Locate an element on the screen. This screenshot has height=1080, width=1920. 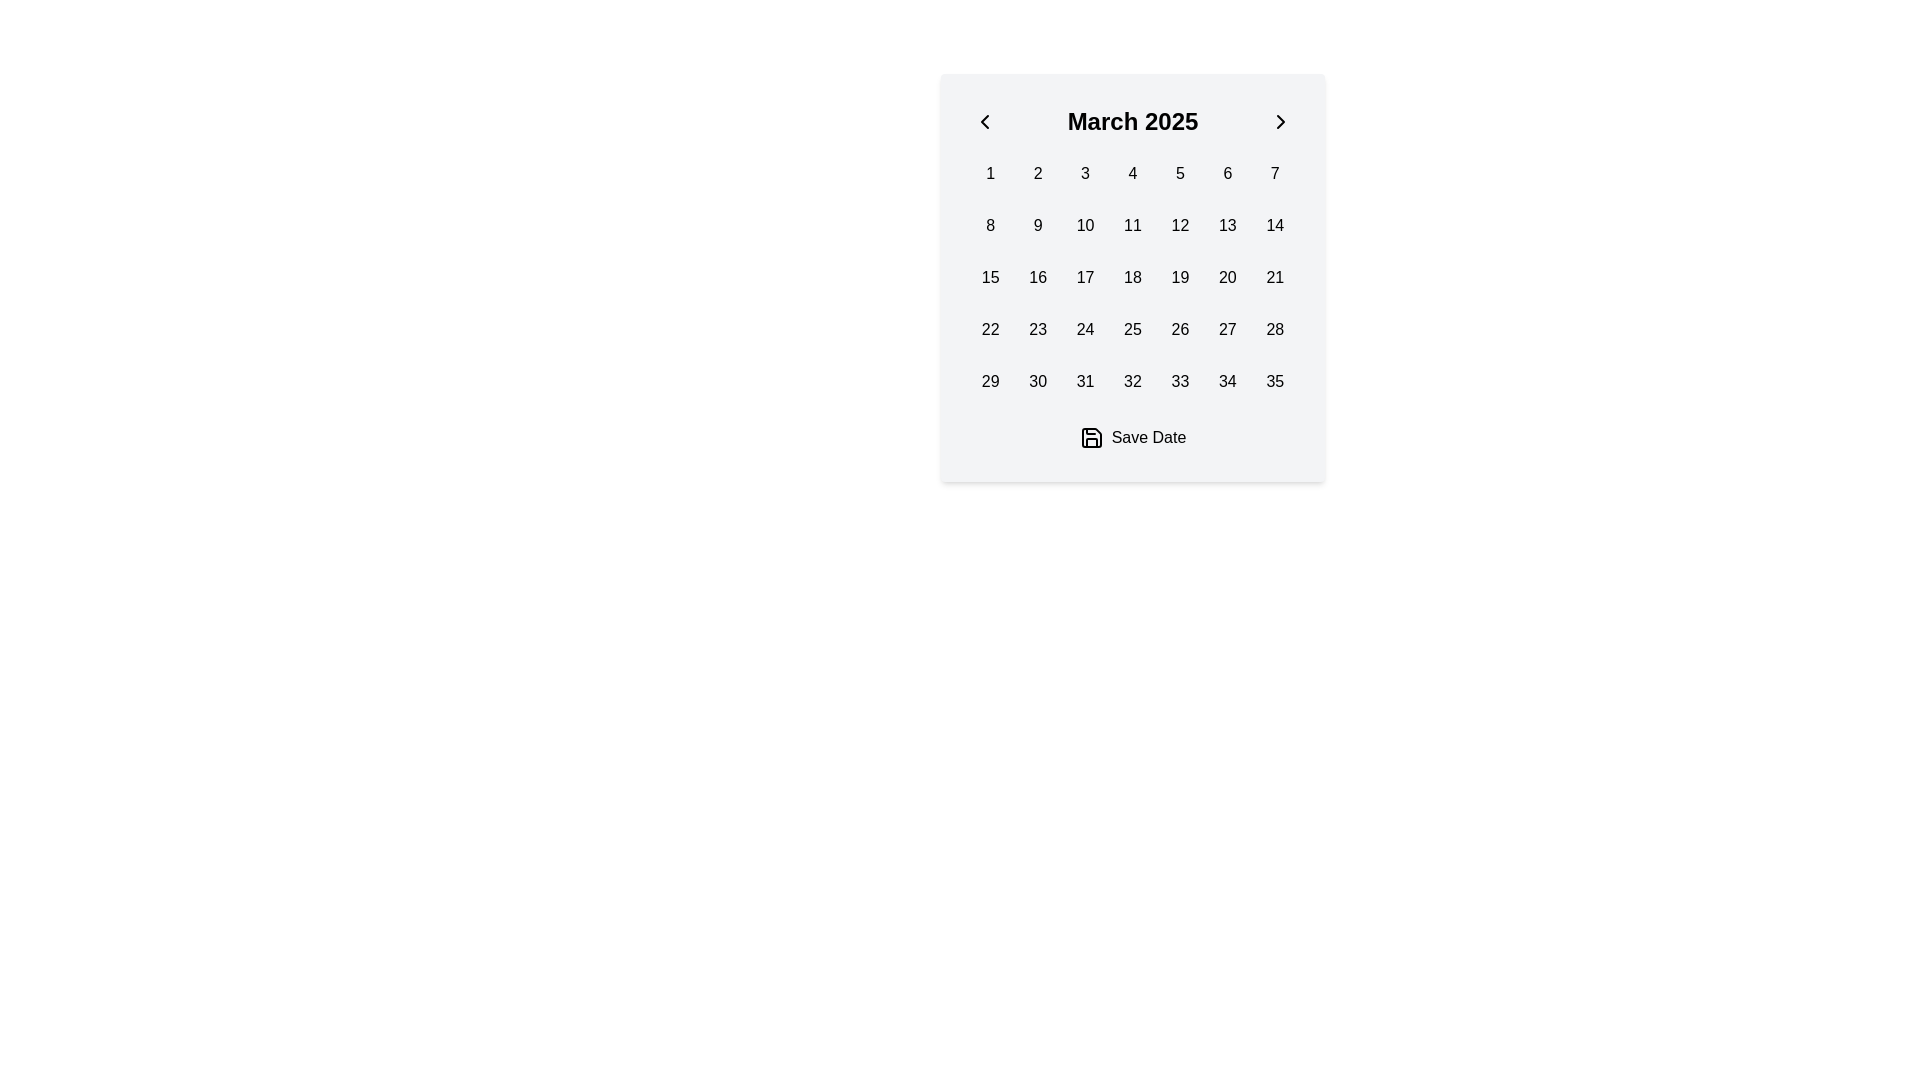
the rectangular button with rounded corners containing the numeral '7' is located at coordinates (1274, 172).